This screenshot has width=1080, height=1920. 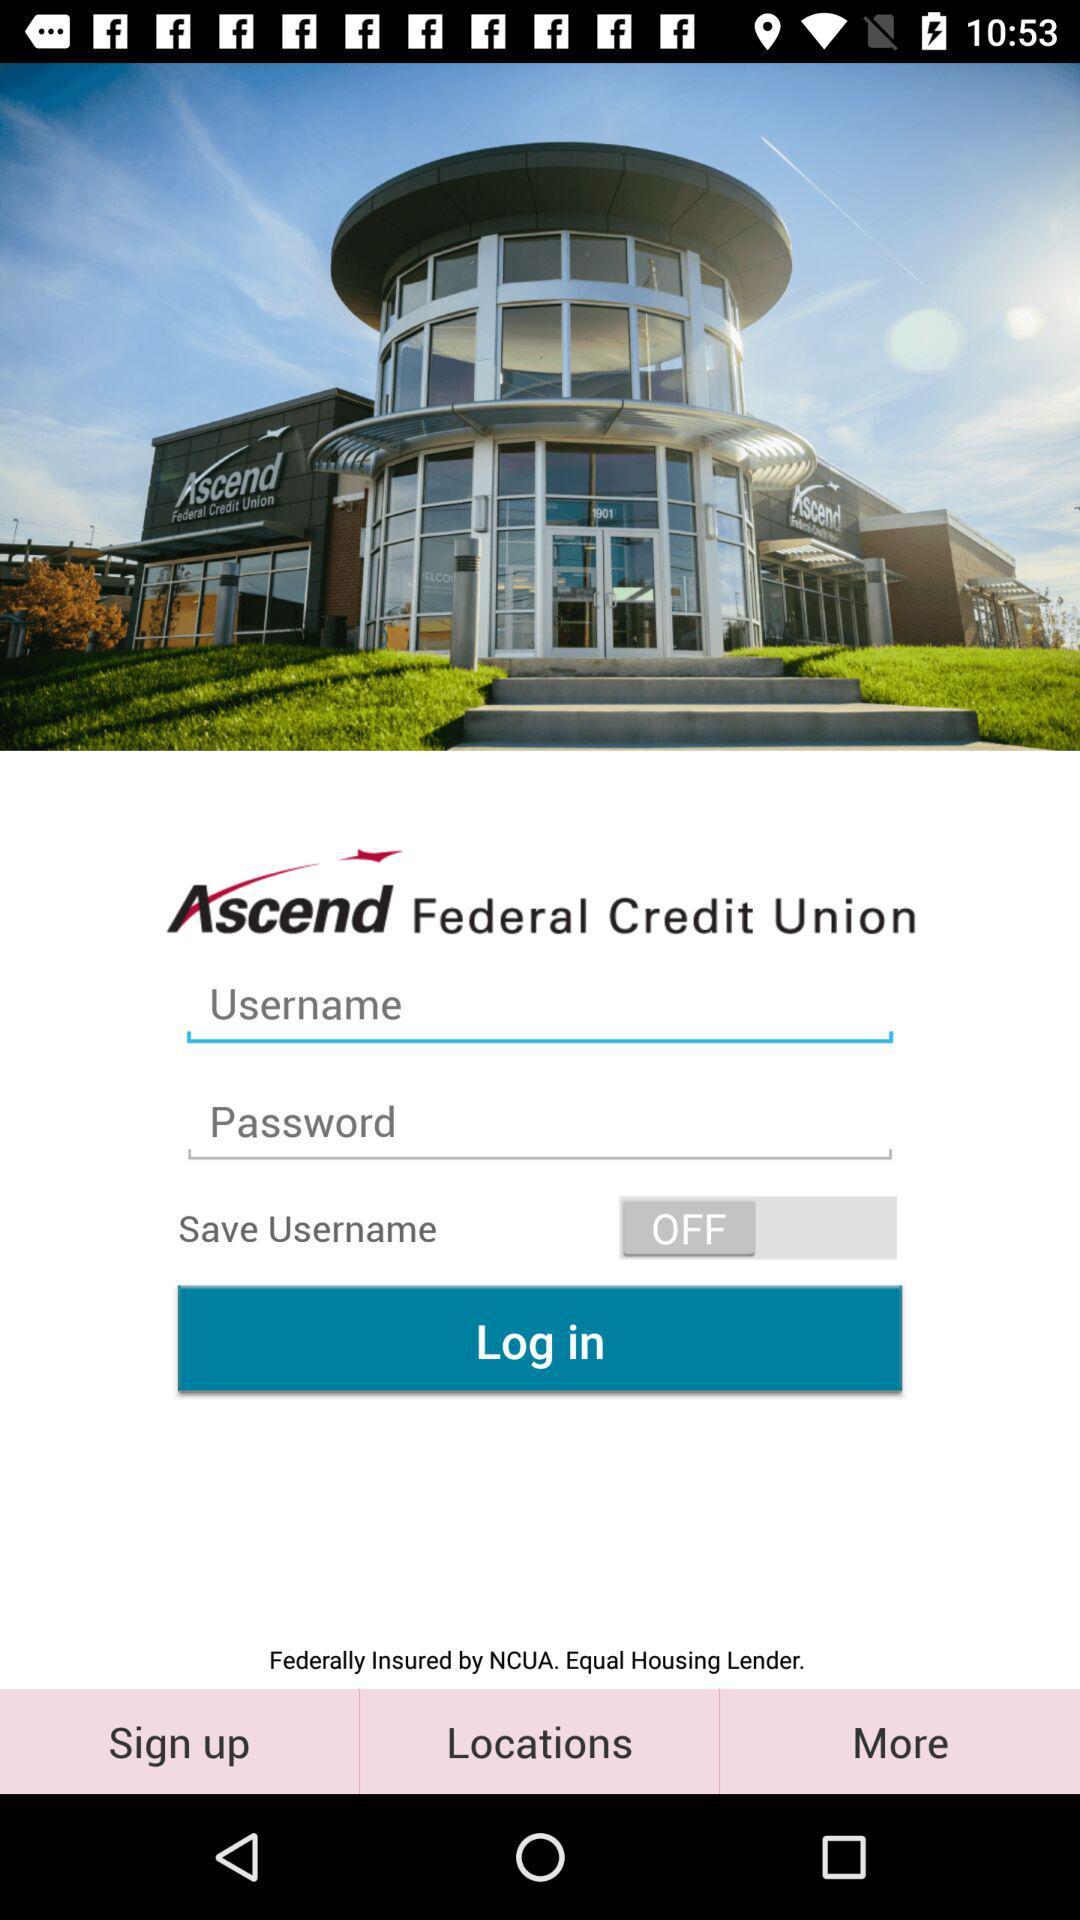 What do you see at coordinates (898, 1740) in the screenshot?
I see `item below federally insured by icon` at bounding box center [898, 1740].